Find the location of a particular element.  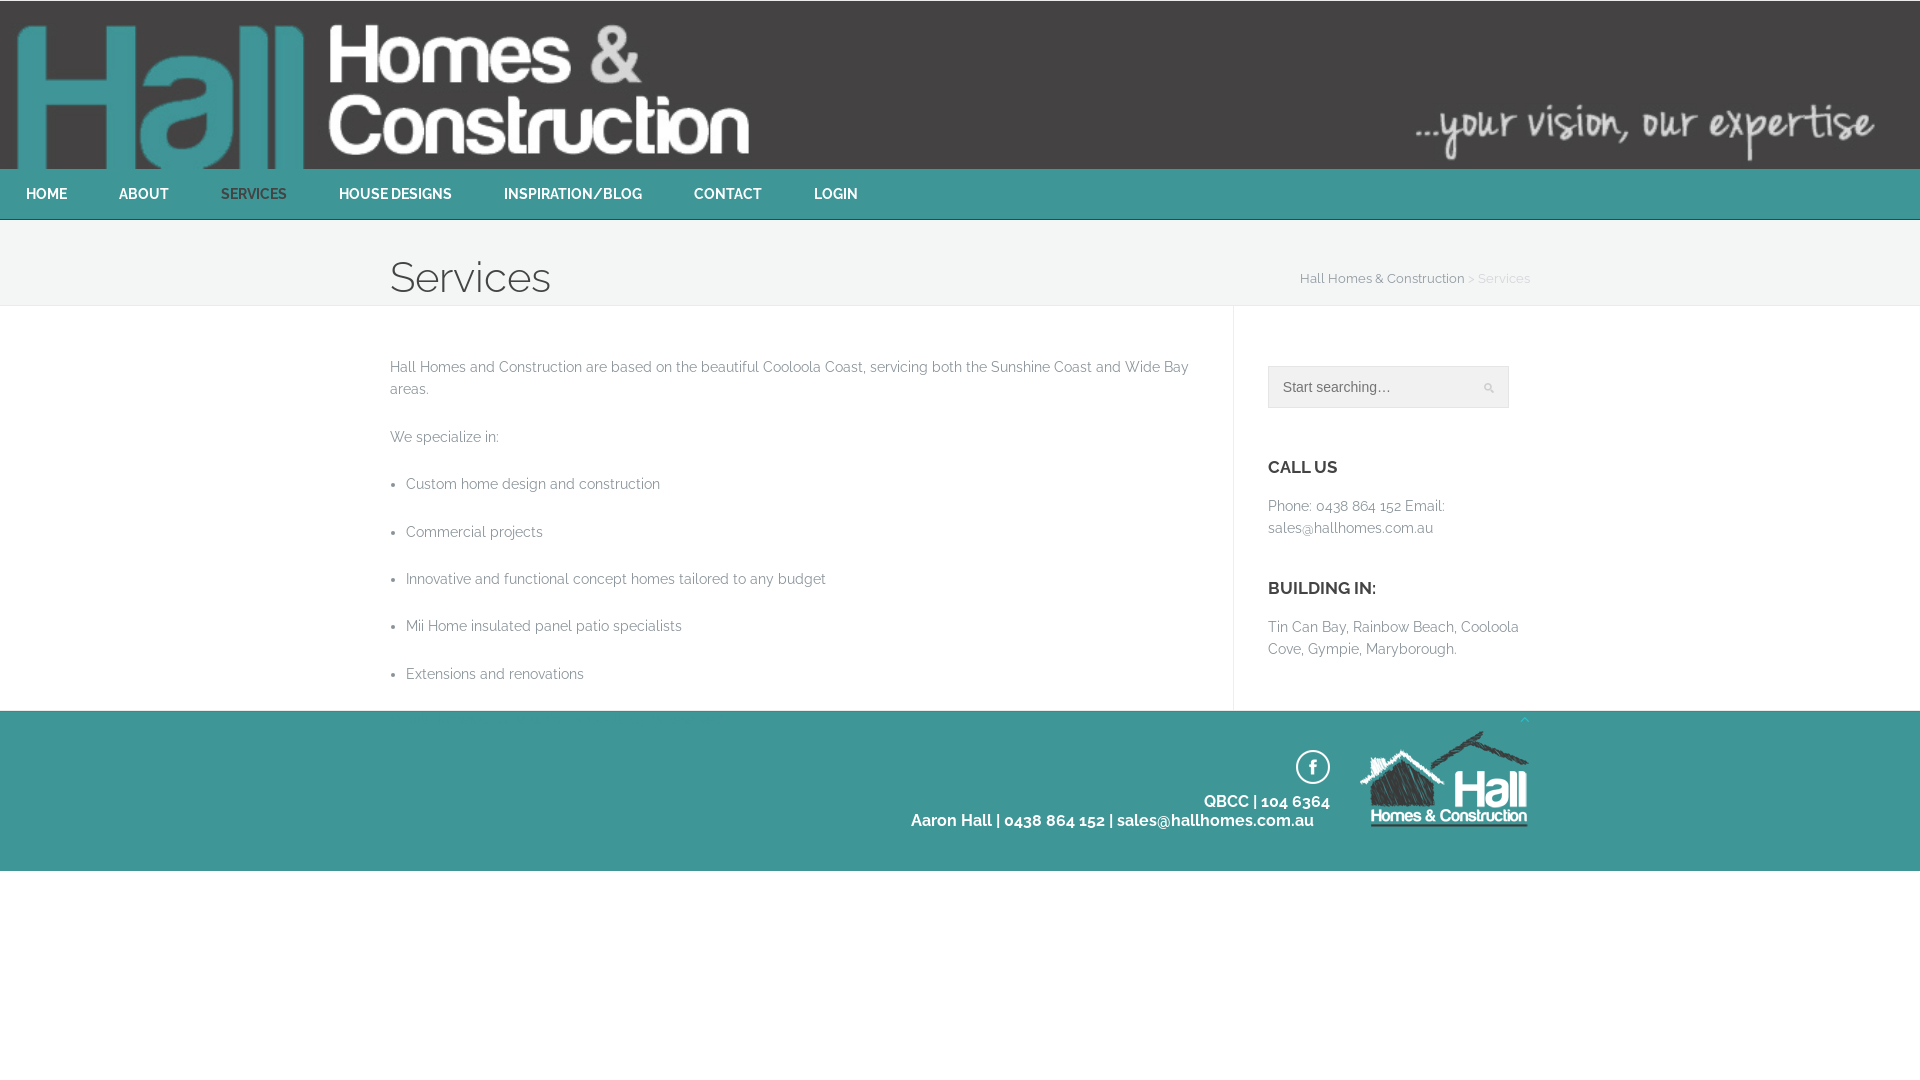

'LOGIN' is located at coordinates (835, 193).